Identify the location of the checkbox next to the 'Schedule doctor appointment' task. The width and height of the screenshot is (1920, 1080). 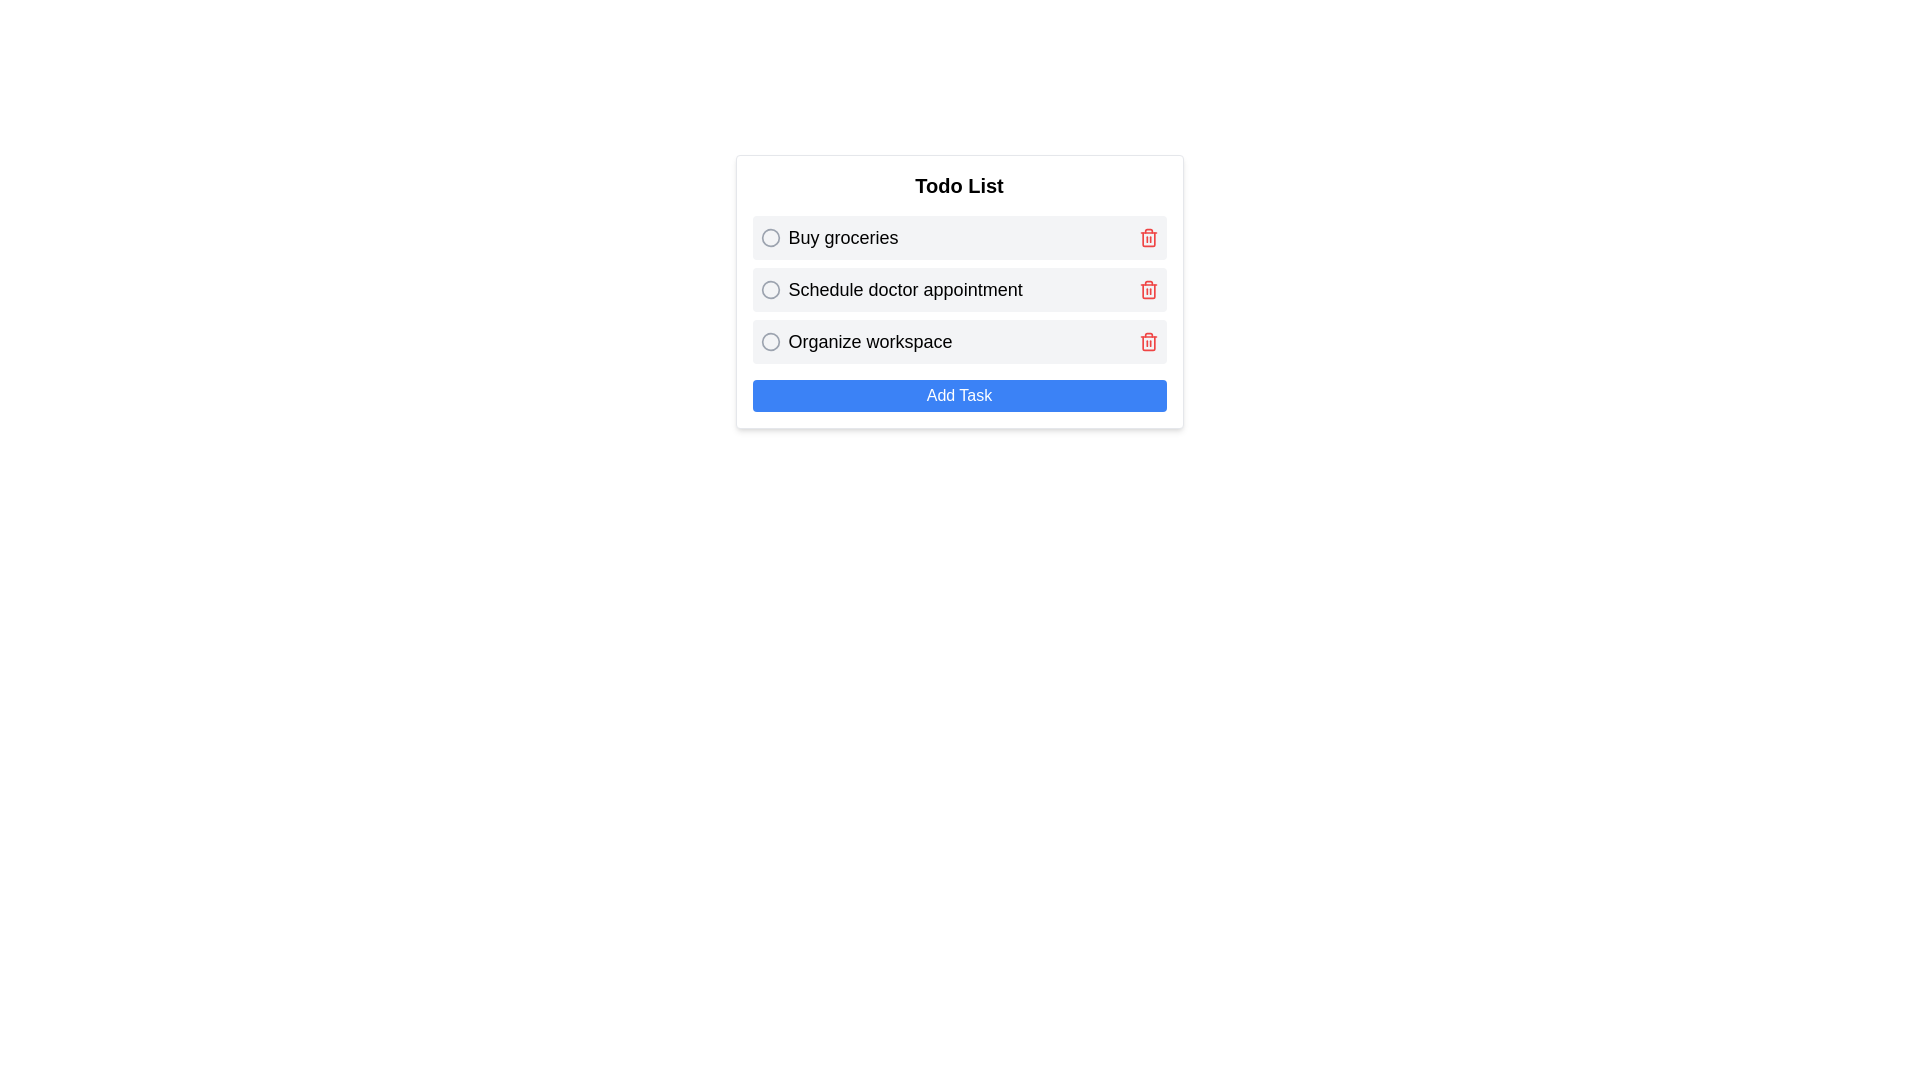
(890, 289).